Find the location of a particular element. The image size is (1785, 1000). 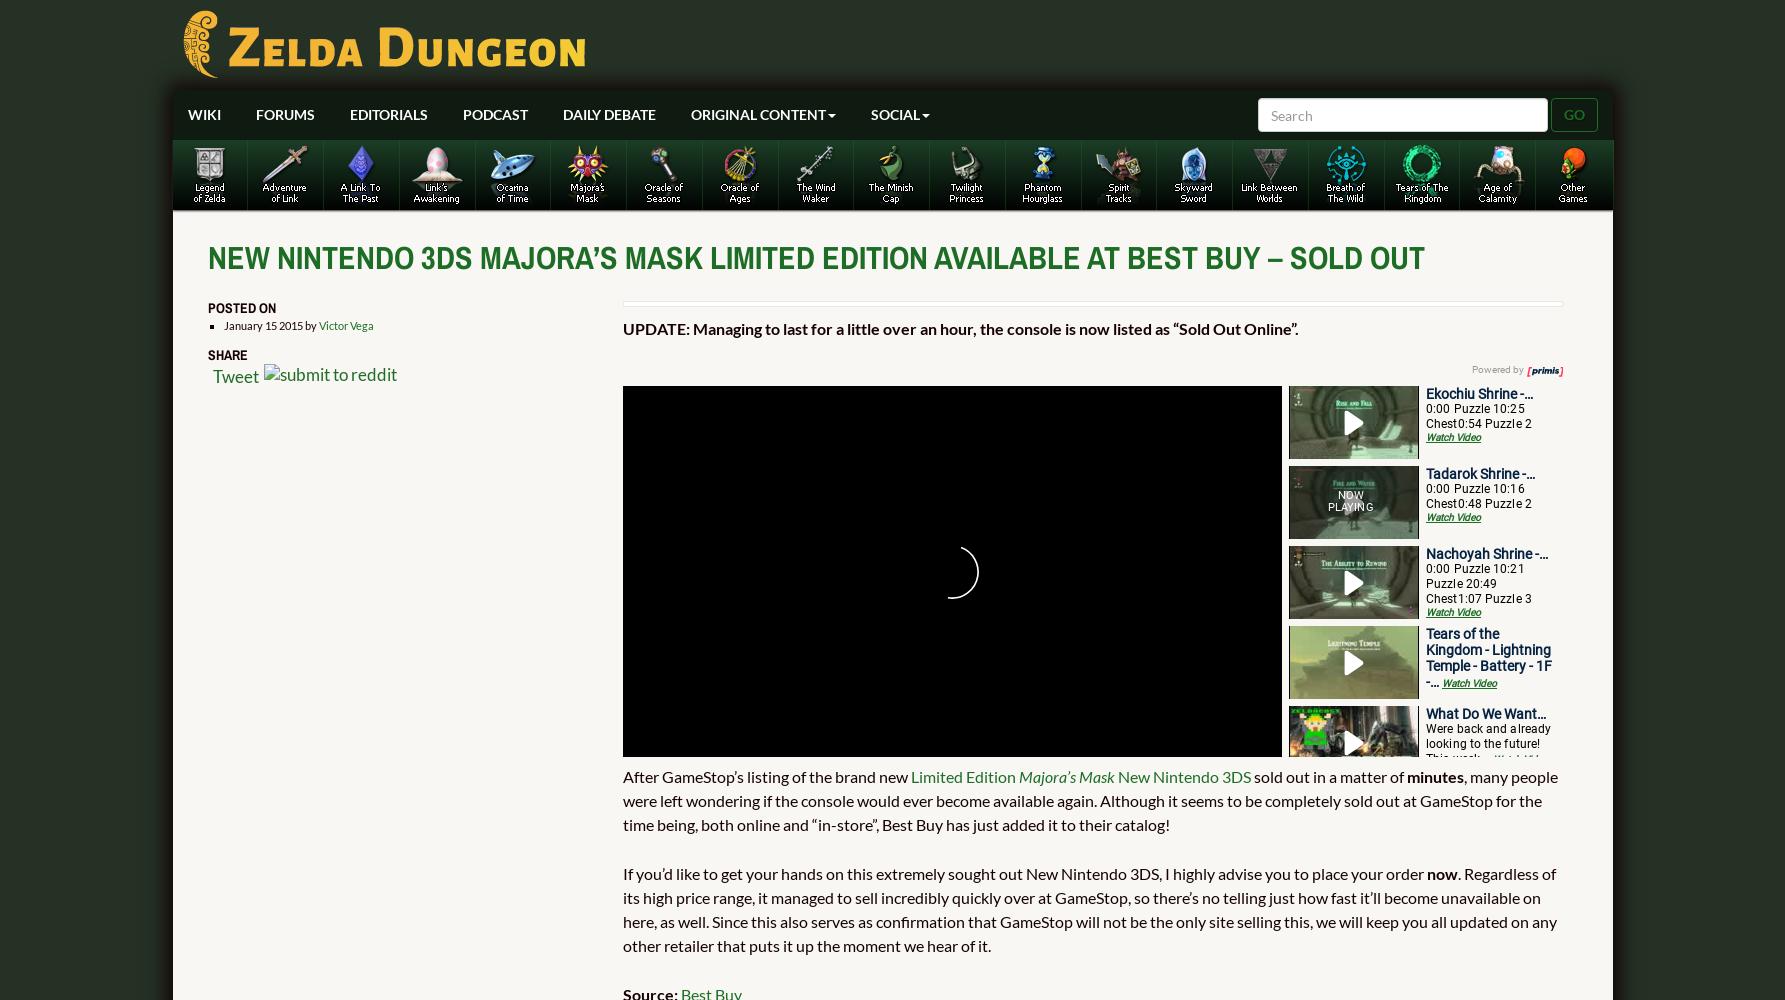

'Majora’s Mask' is located at coordinates (1066, 776).